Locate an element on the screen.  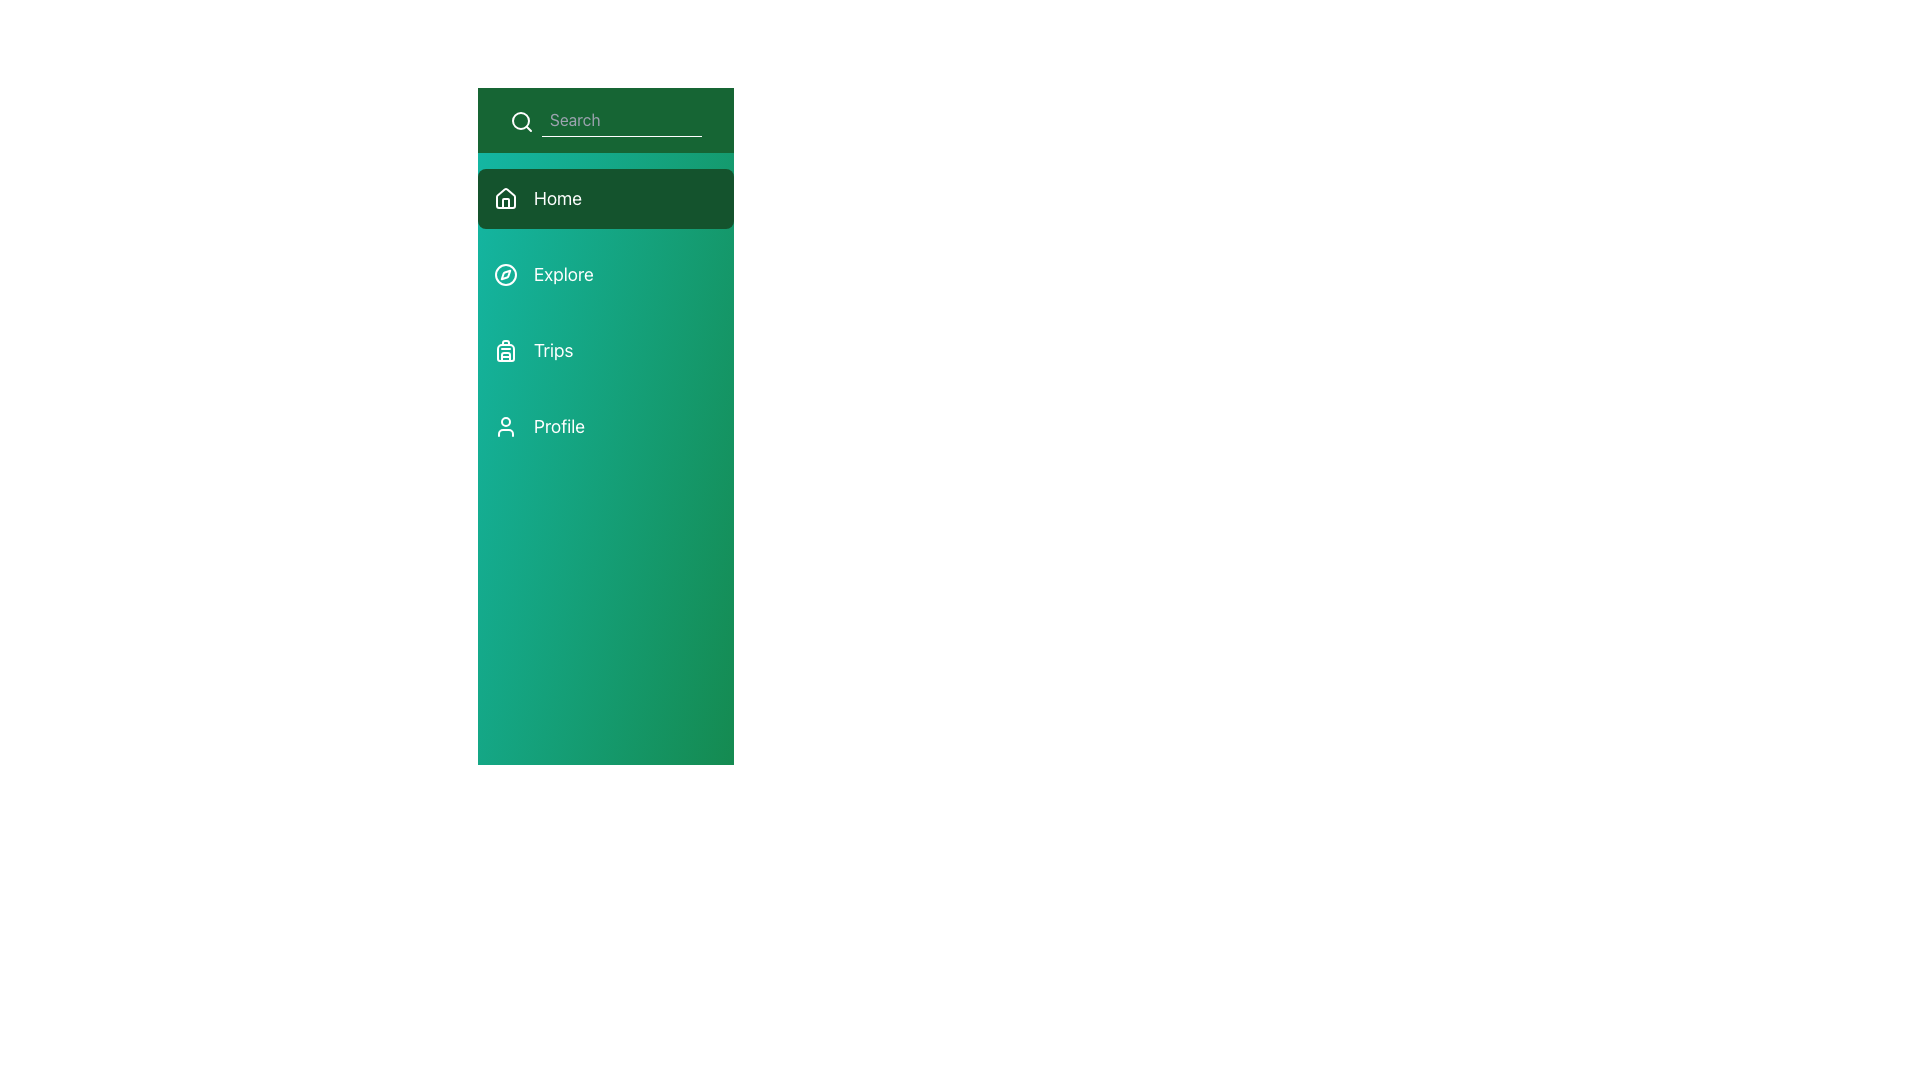
the vector icon resembling a house located is located at coordinates (505, 197).